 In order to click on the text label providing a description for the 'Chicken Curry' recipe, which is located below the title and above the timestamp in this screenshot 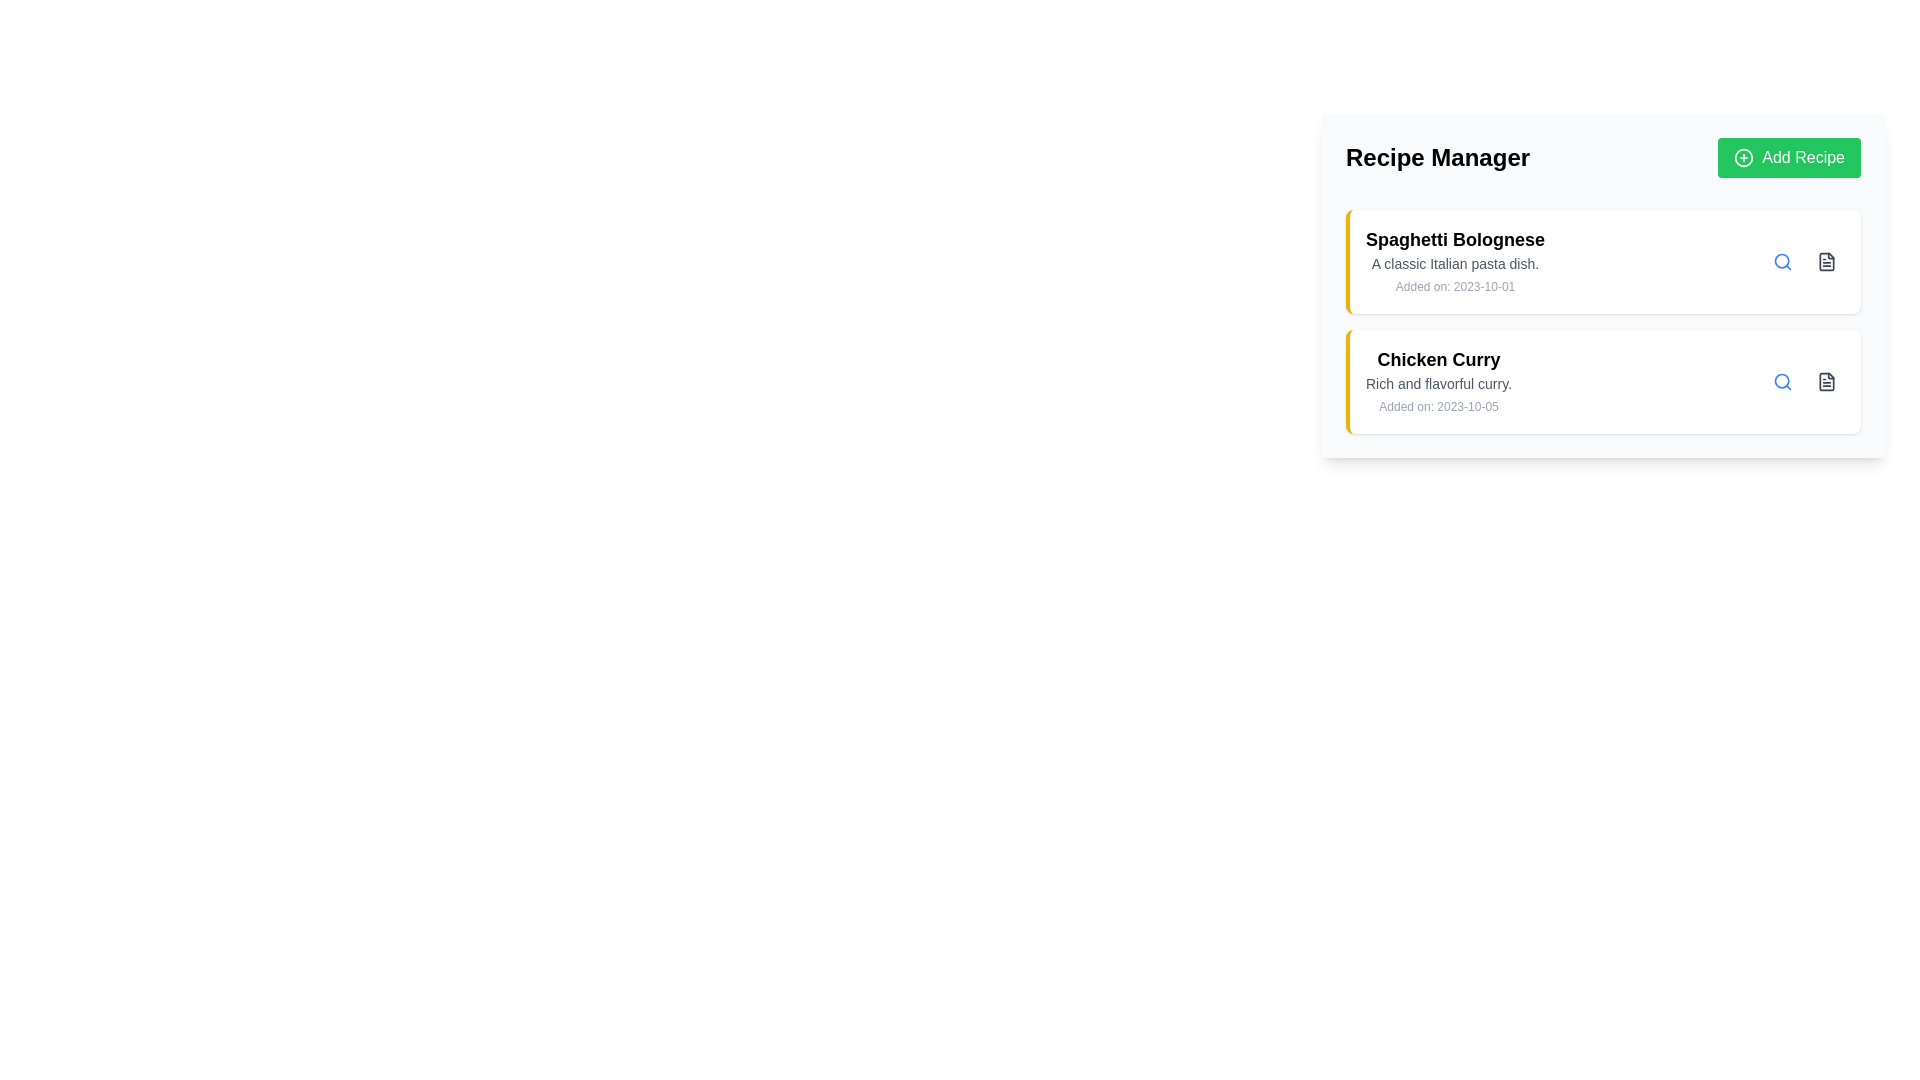, I will do `click(1438, 384)`.